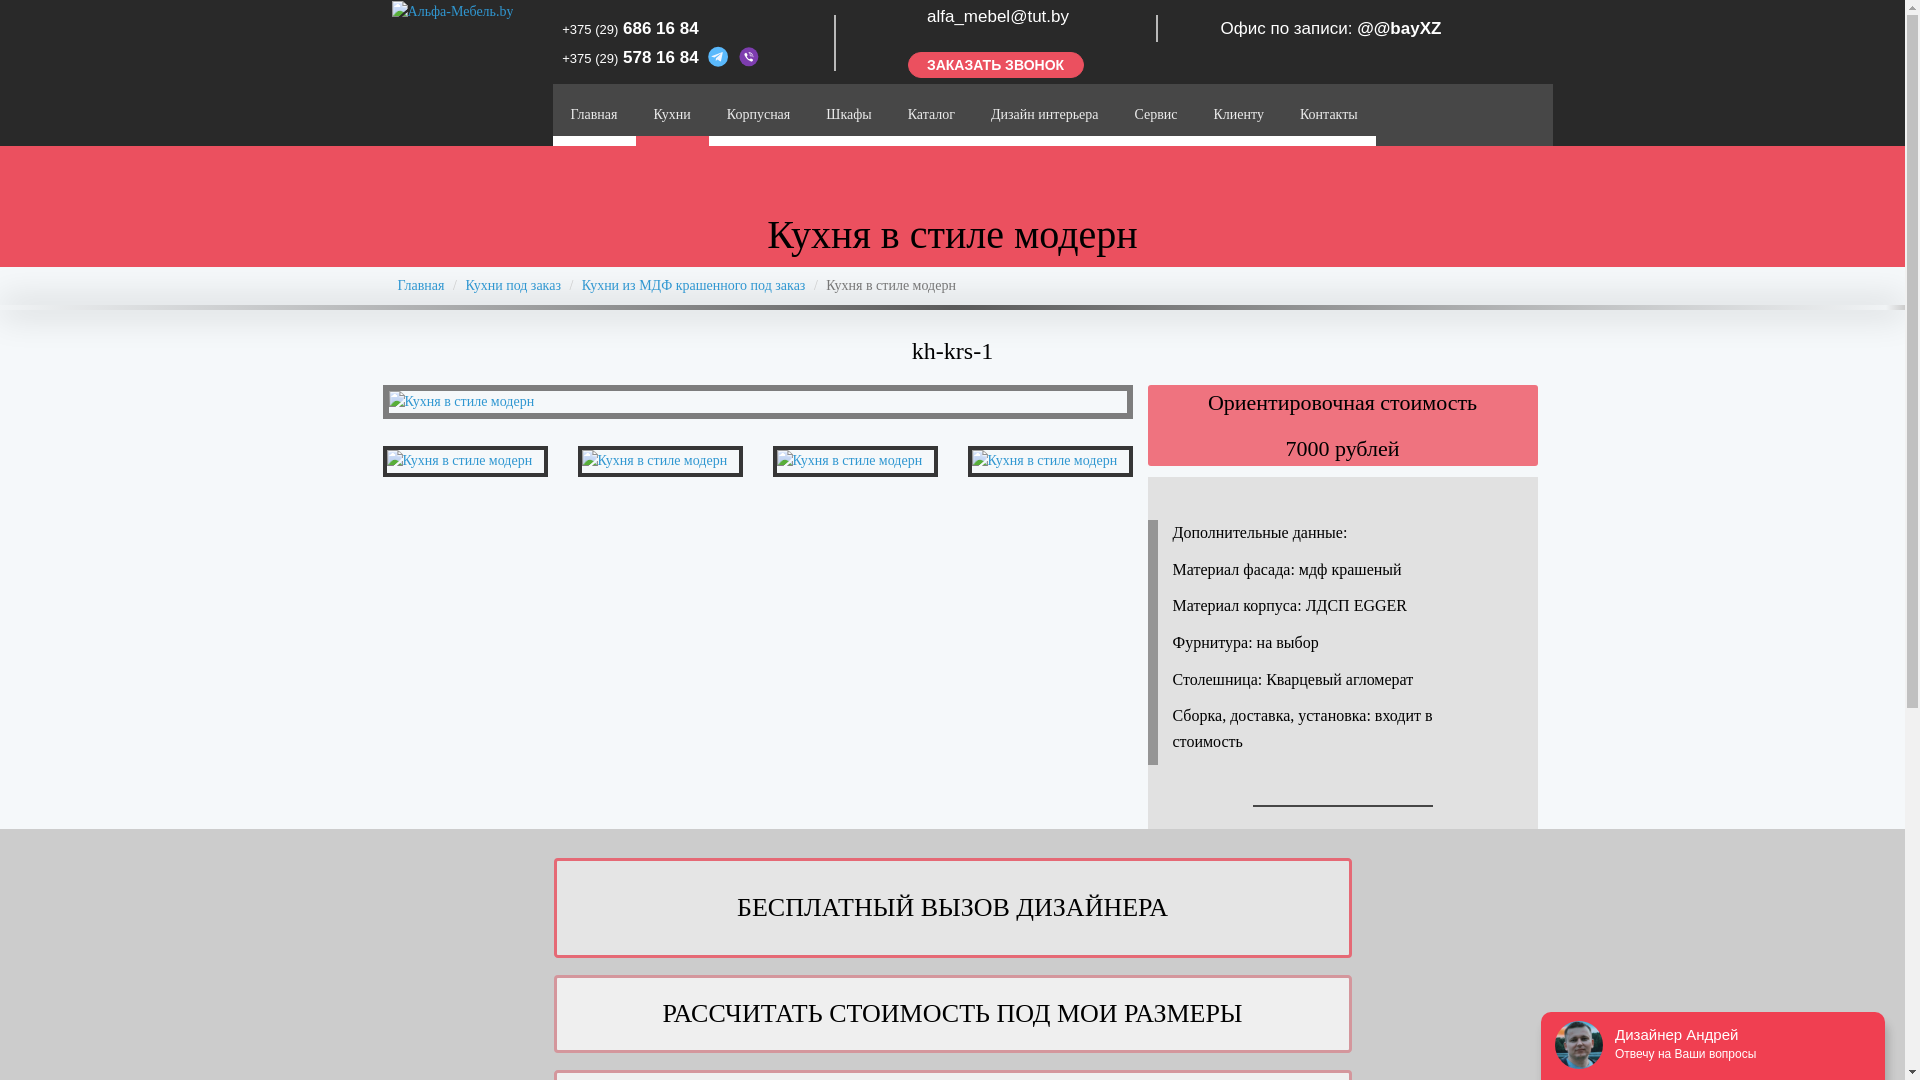 The width and height of the screenshot is (1920, 1080). What do you see at coordinates (662, 56) in the screenshot?
I see `'578 16 84'` at bounding box center [662, 56].